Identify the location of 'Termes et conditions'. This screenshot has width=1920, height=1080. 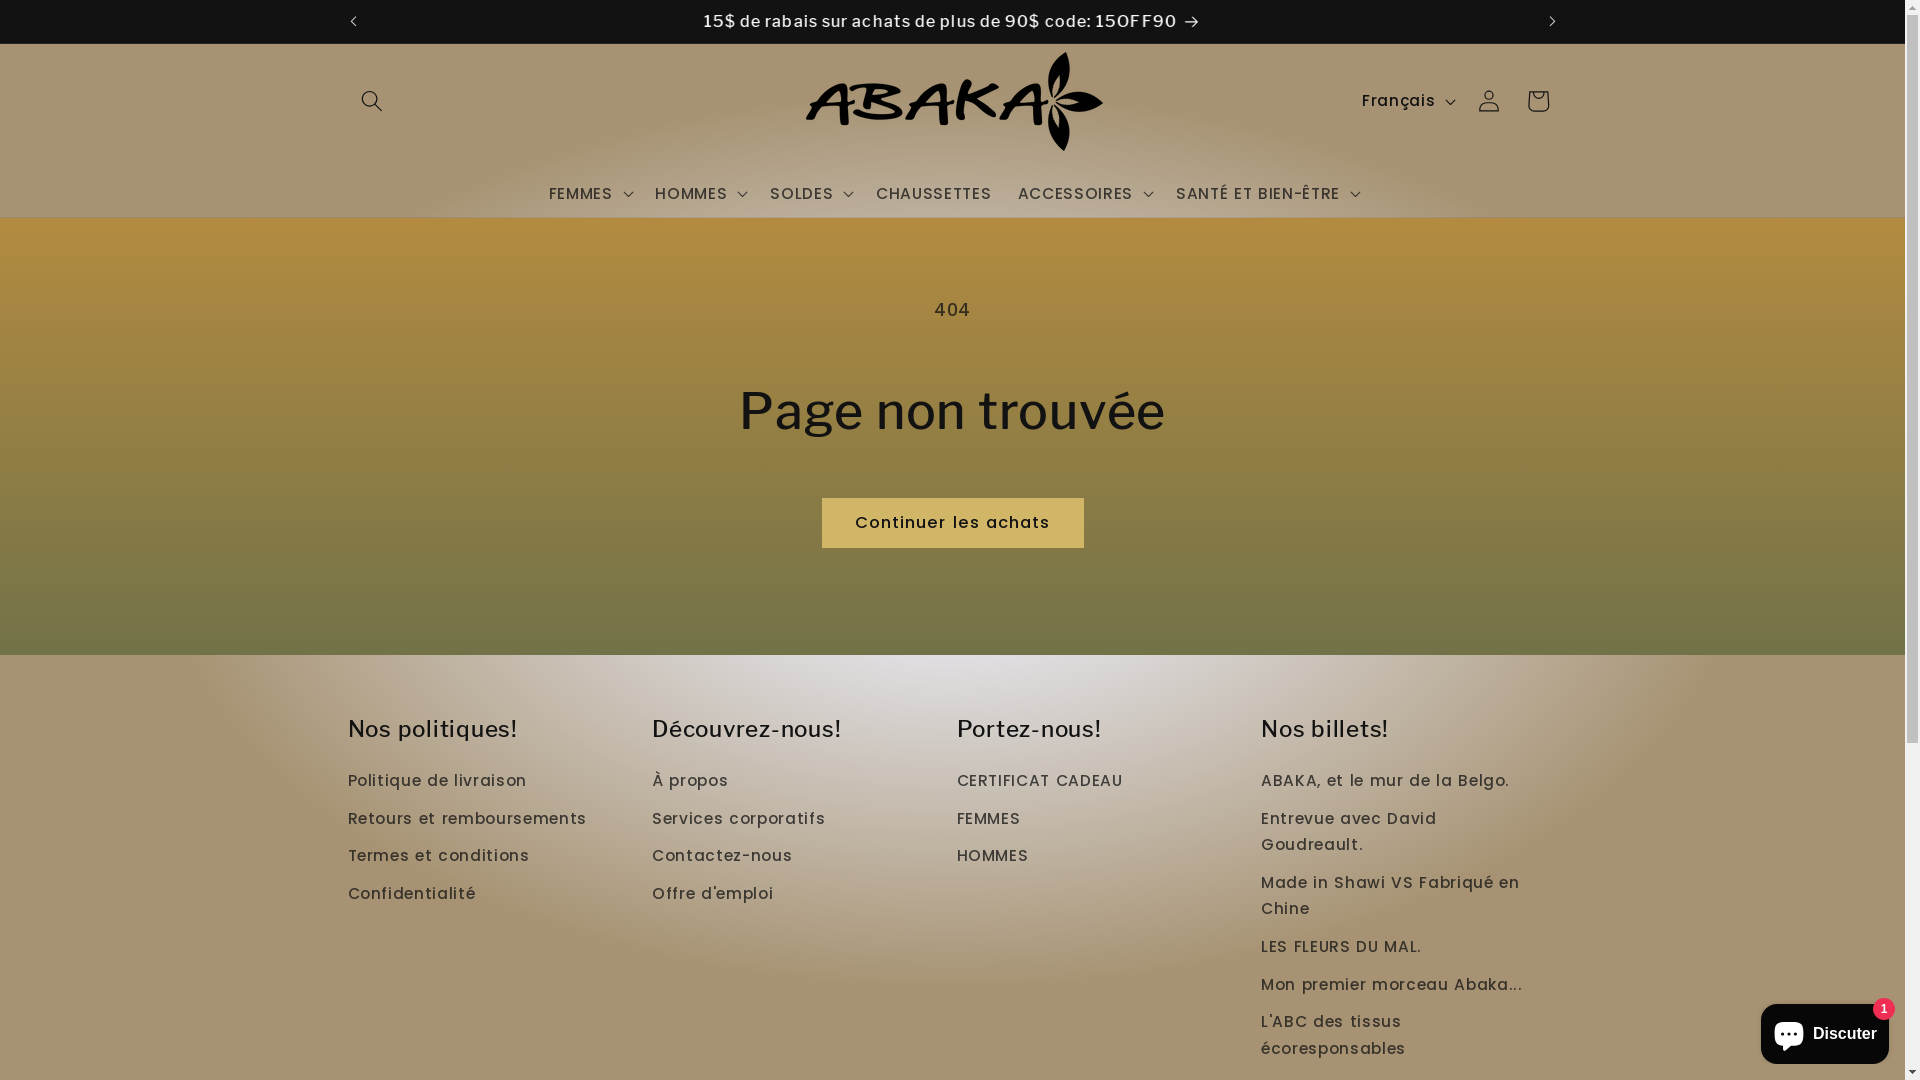
(437, 855).